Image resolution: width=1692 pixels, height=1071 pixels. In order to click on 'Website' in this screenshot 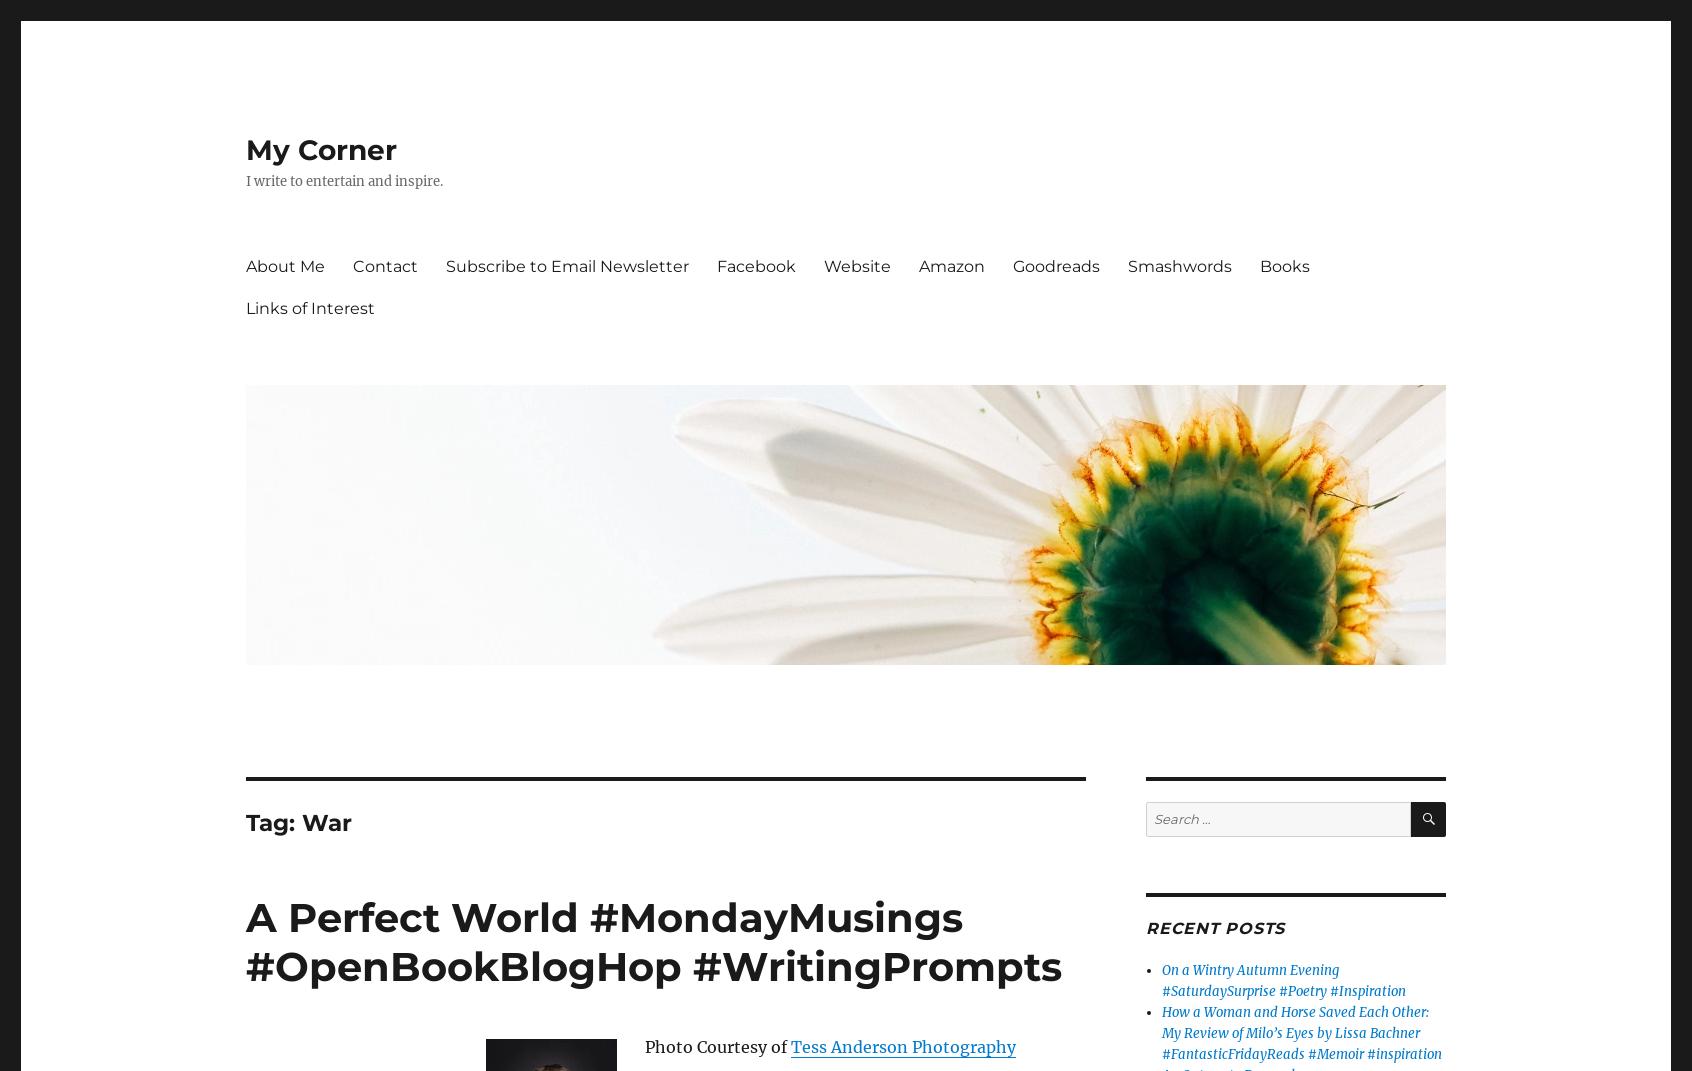, I will do `click(824, 265)`.